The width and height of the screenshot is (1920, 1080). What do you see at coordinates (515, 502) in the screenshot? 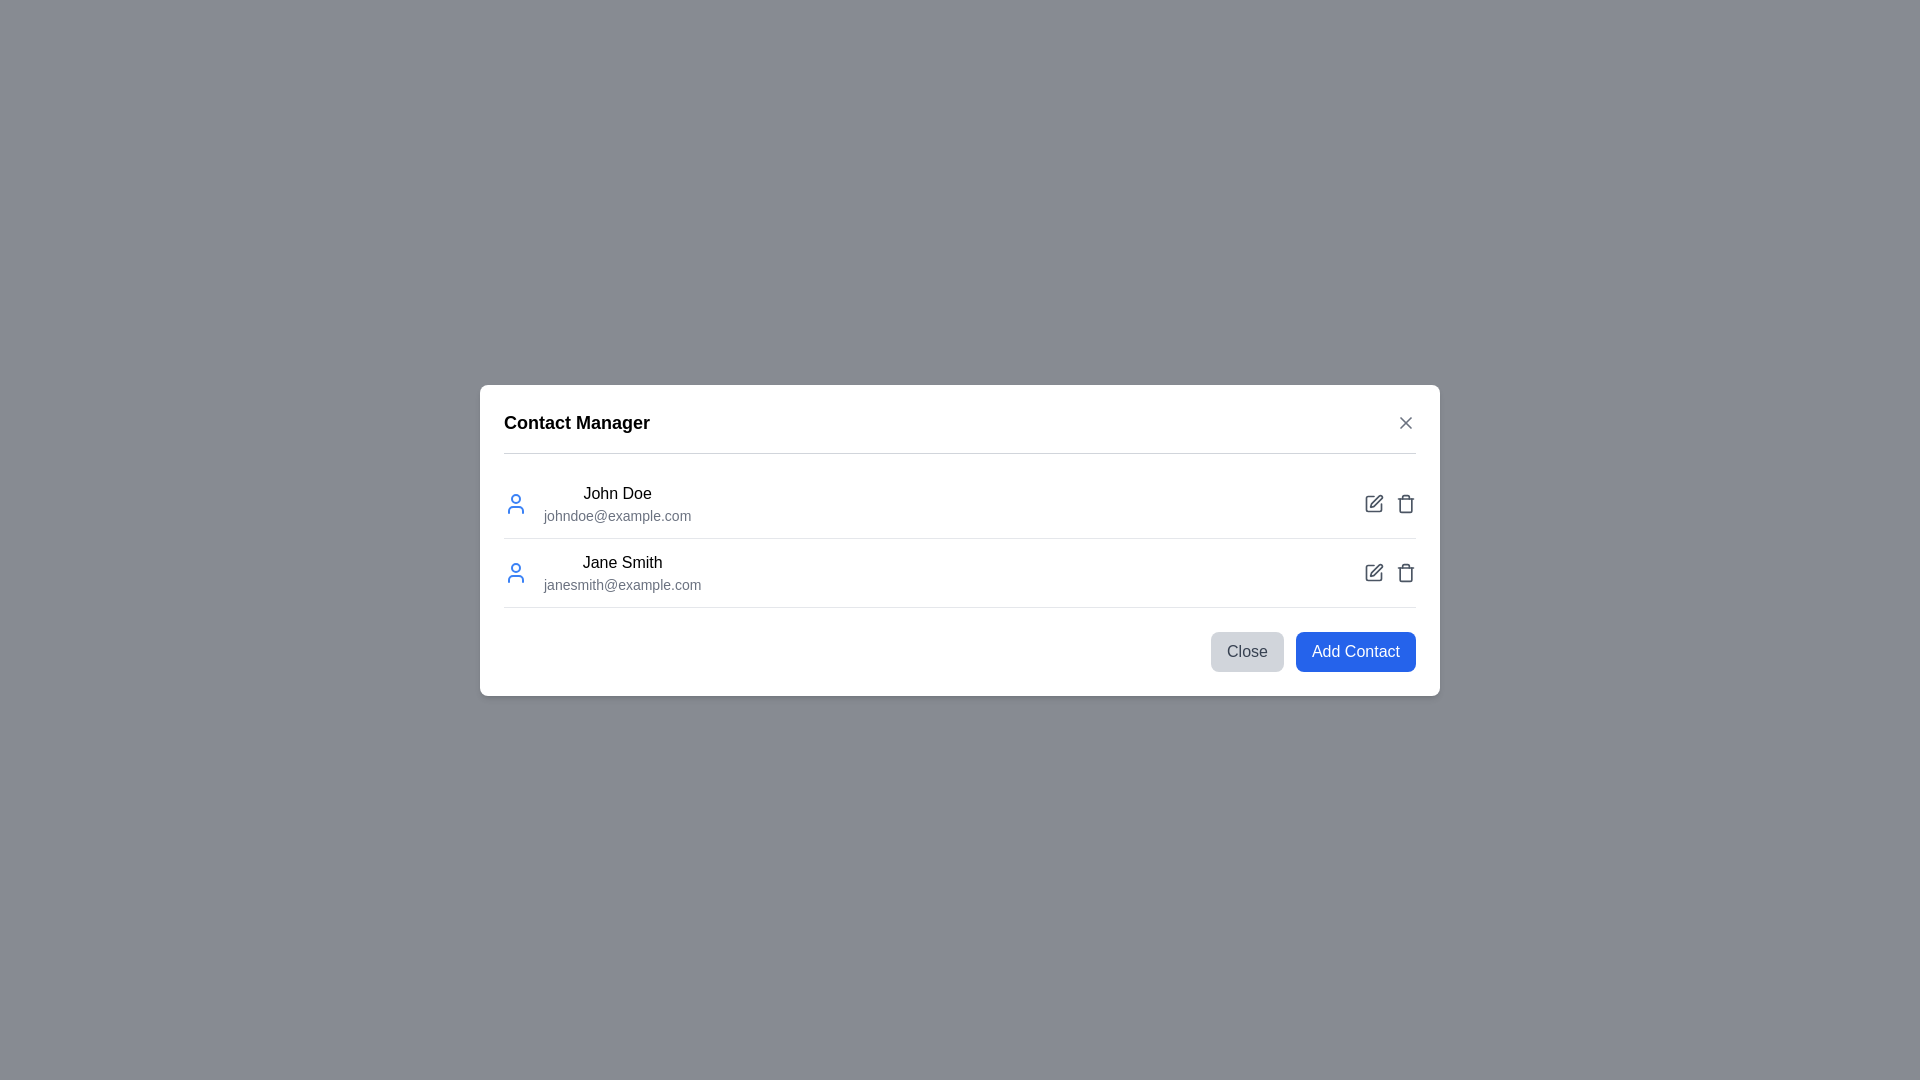
I see `the user icon, which is a blue silhouette located to the left of the text 'John Doe' and 'johndoe@example.com'` at bounding box center [515, 502].